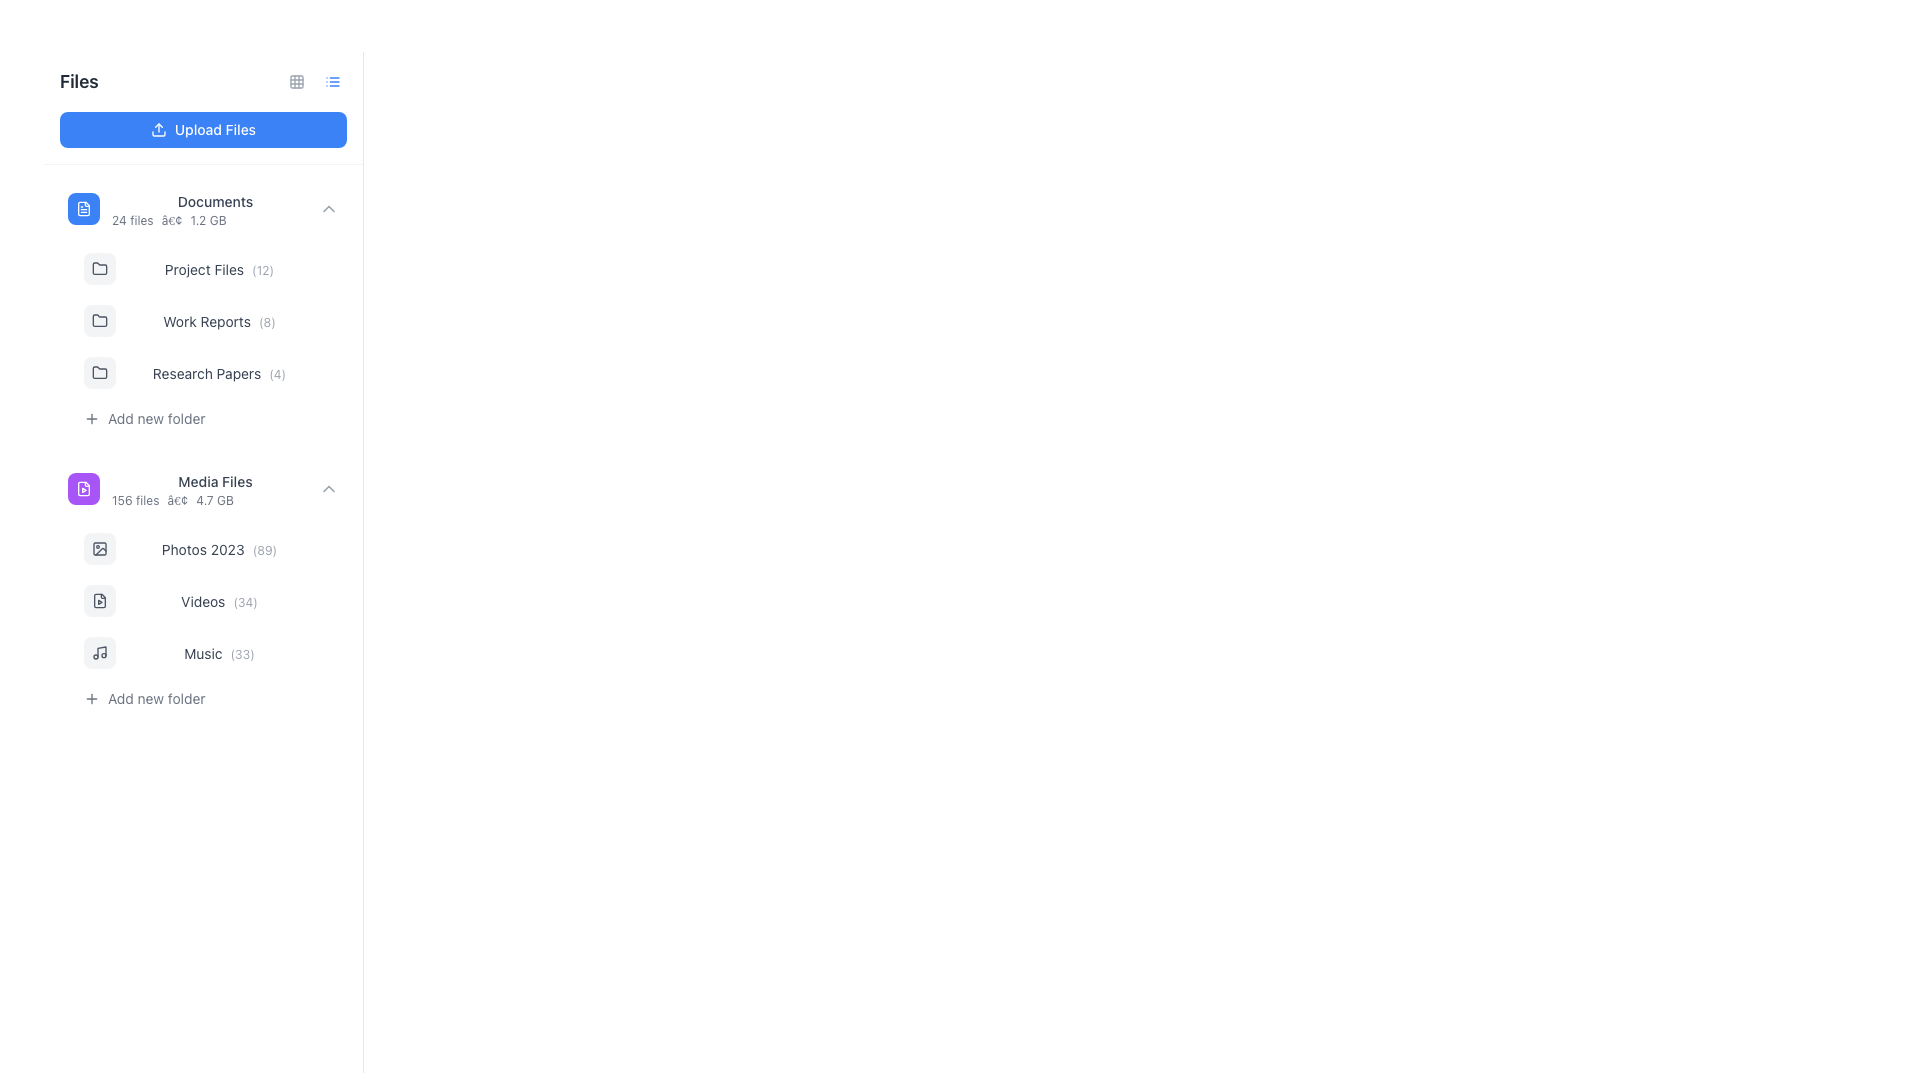 The width and height of the screenshot is (1920, 1080). What do you see at coordinates (204, 268) in the screenshot?
I see `the text label 'Project Files' located in the left-side panel under the 'Documents' section` at bounding box center [204, 268].